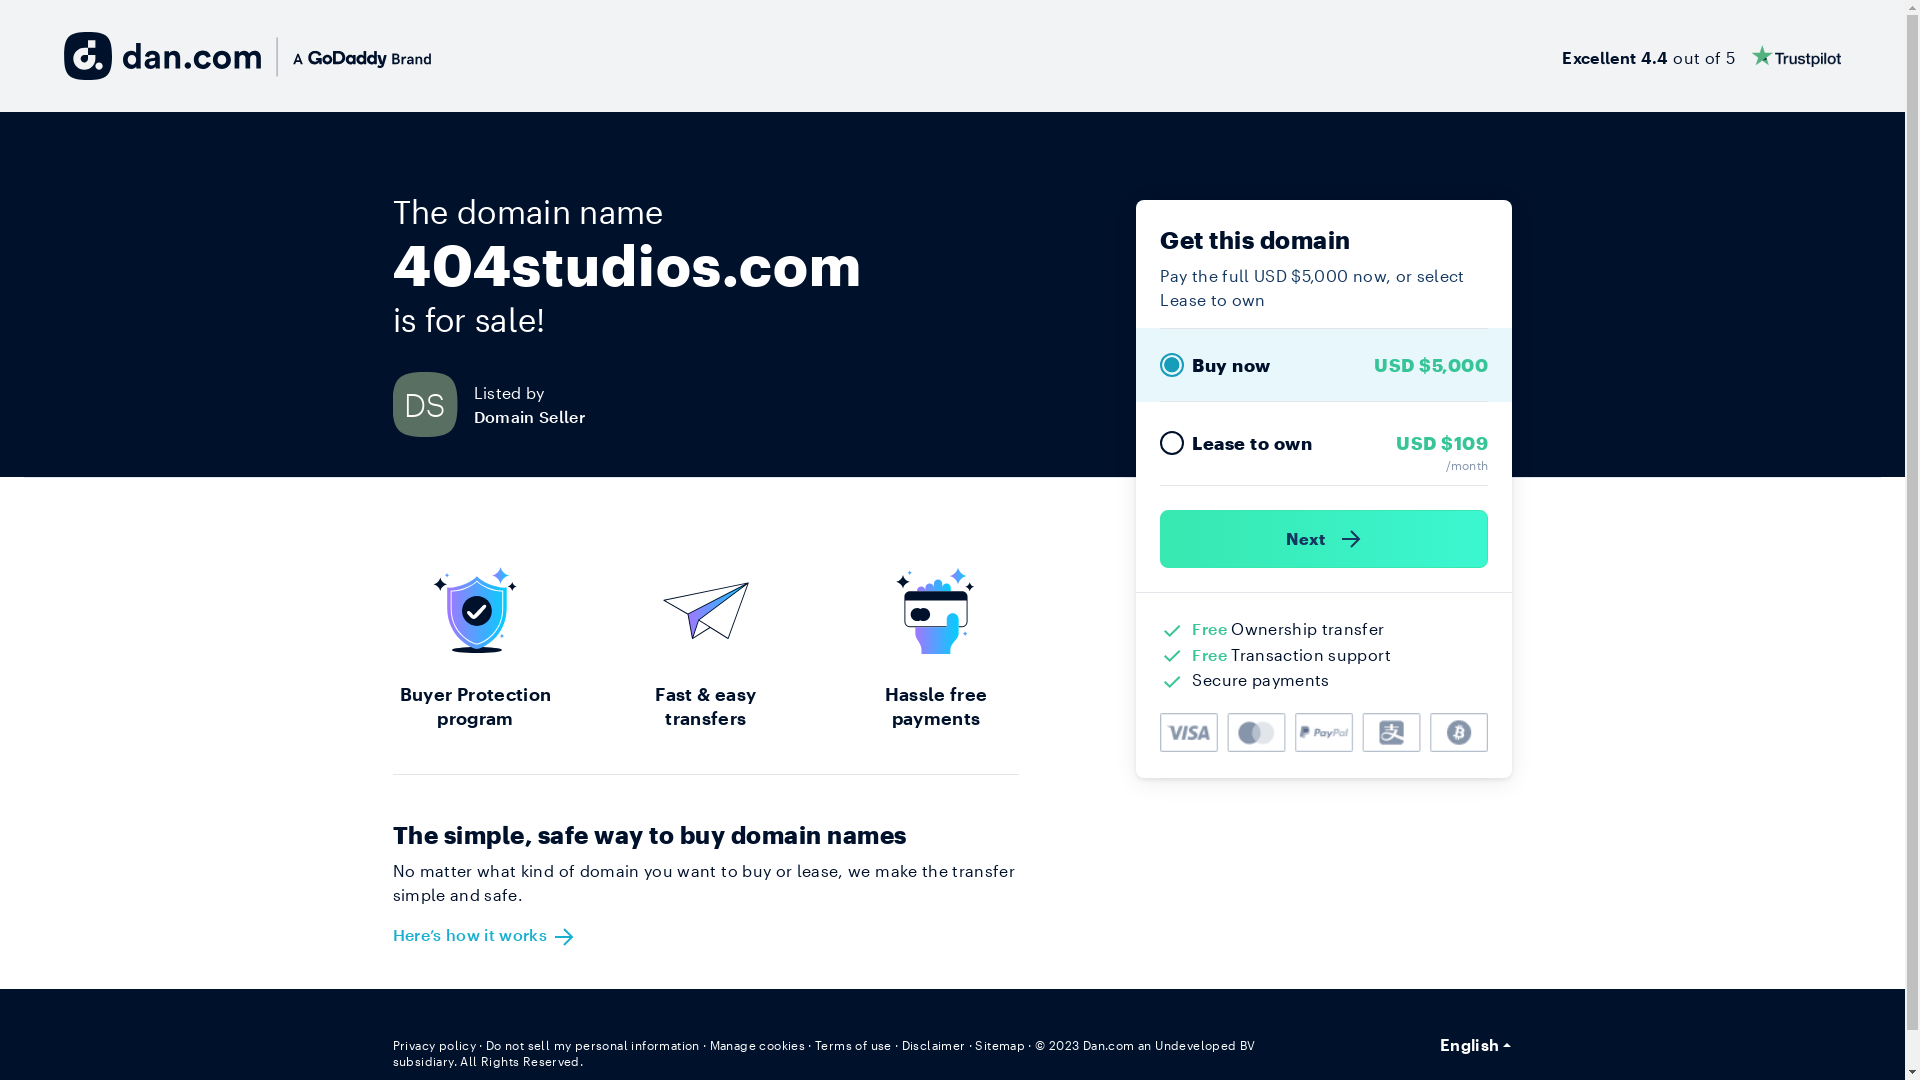 The height and width of the screenshot is (1080, 1920). I want to click on 'Excellent 4.4 out of 5', so click(1700, 55).